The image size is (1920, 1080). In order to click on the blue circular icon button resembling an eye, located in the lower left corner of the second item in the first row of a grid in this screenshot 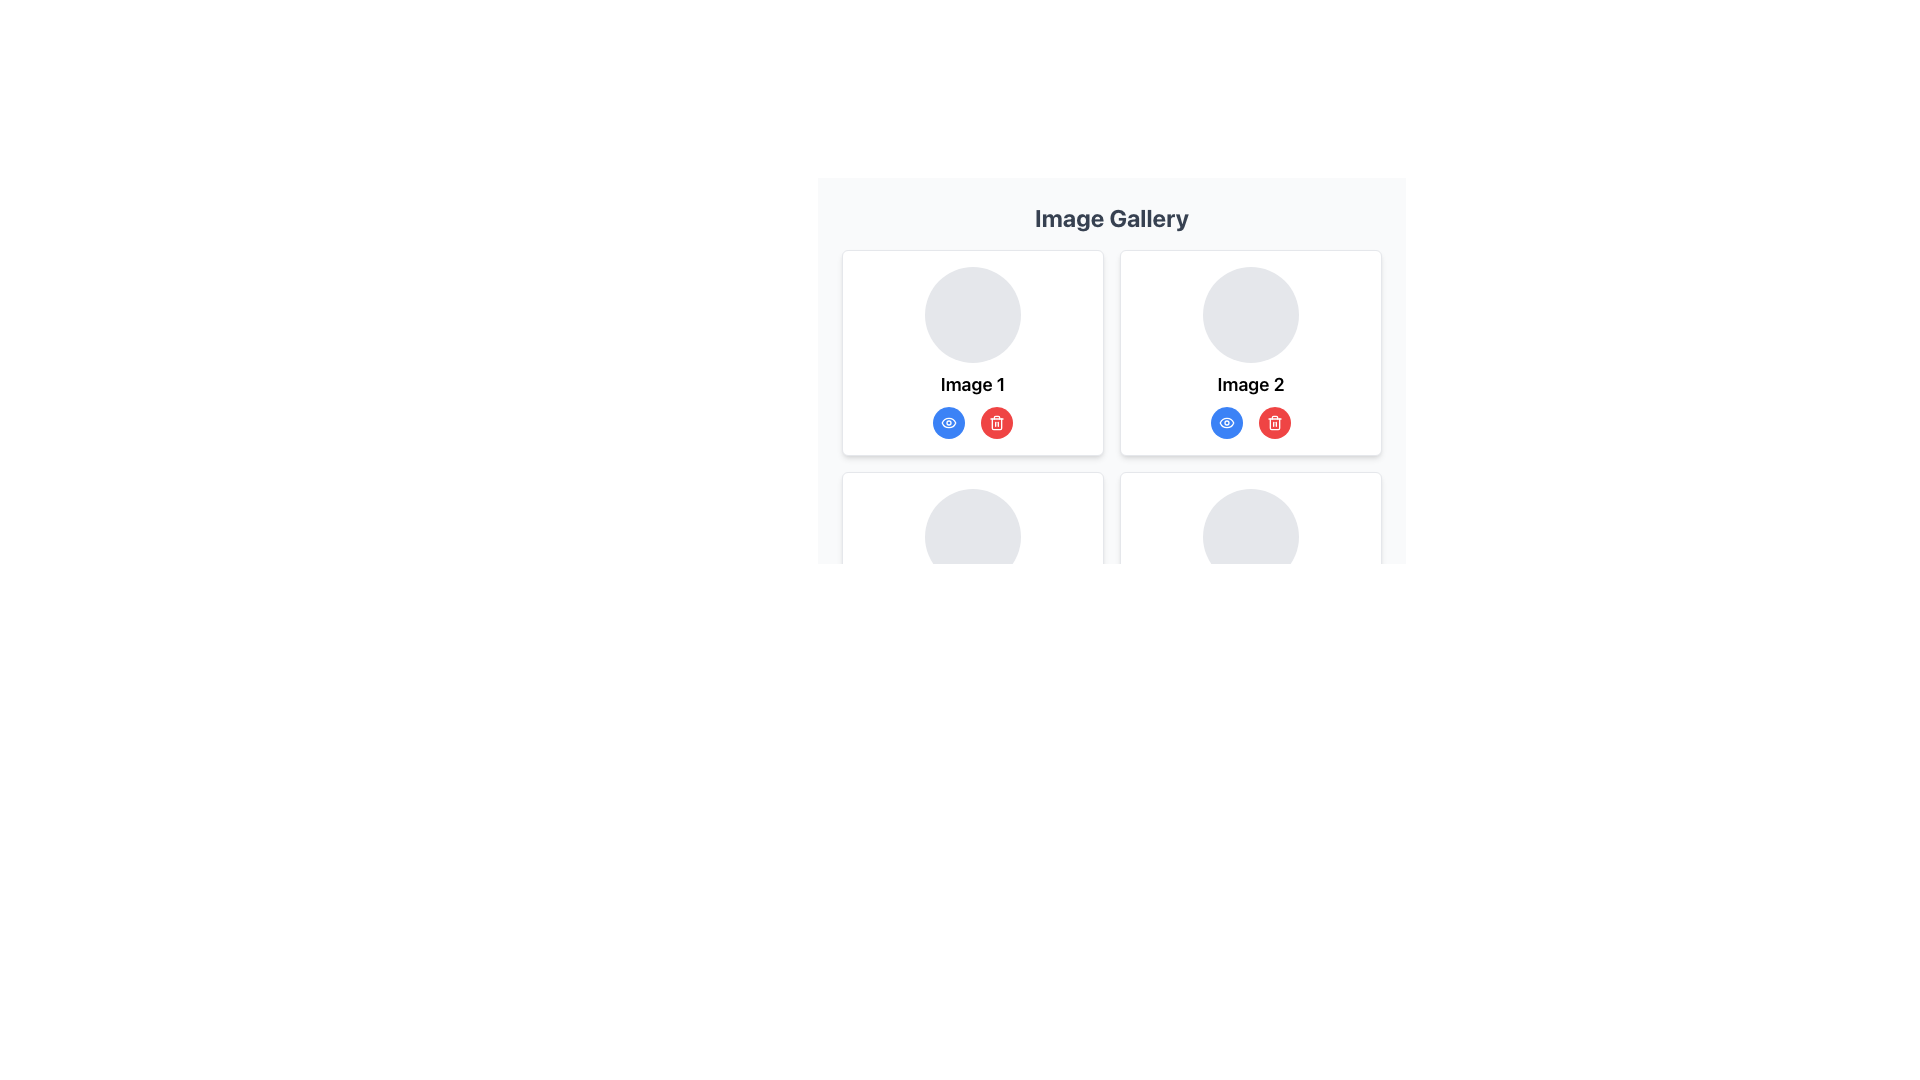, I will do `click(1226, 422)`.